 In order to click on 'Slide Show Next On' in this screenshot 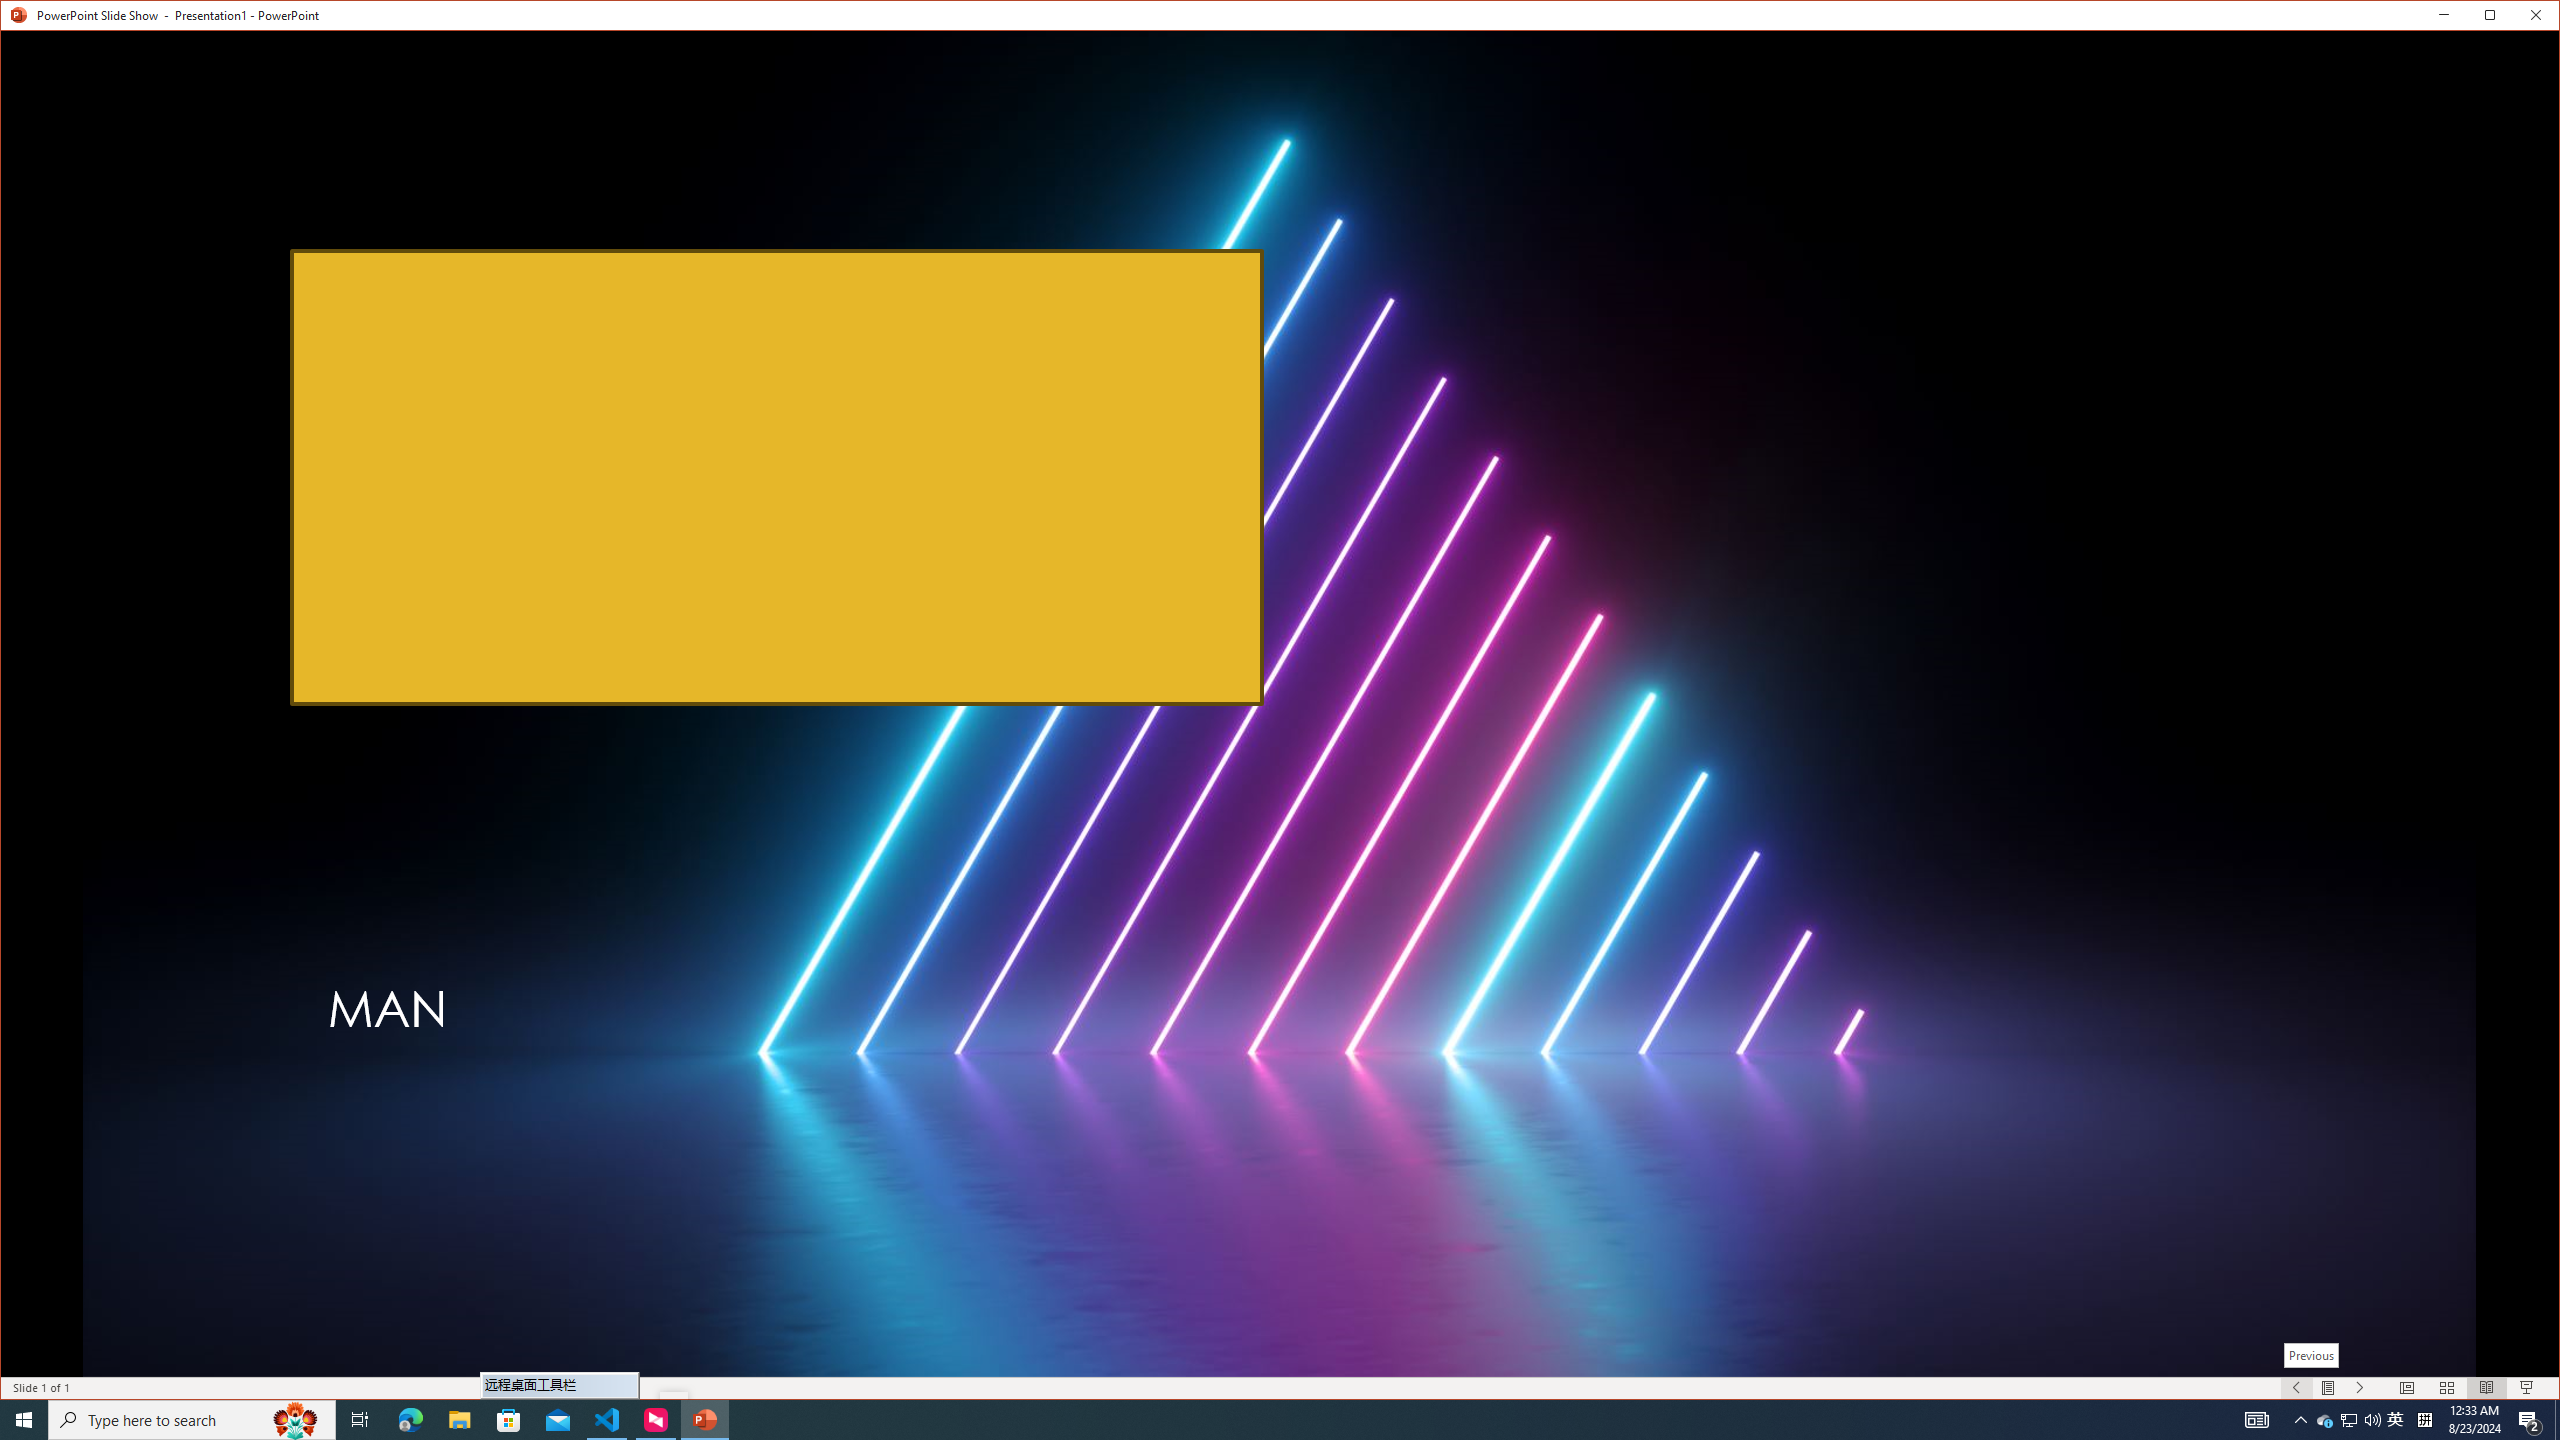, I will do `click(2360, 1387)`.